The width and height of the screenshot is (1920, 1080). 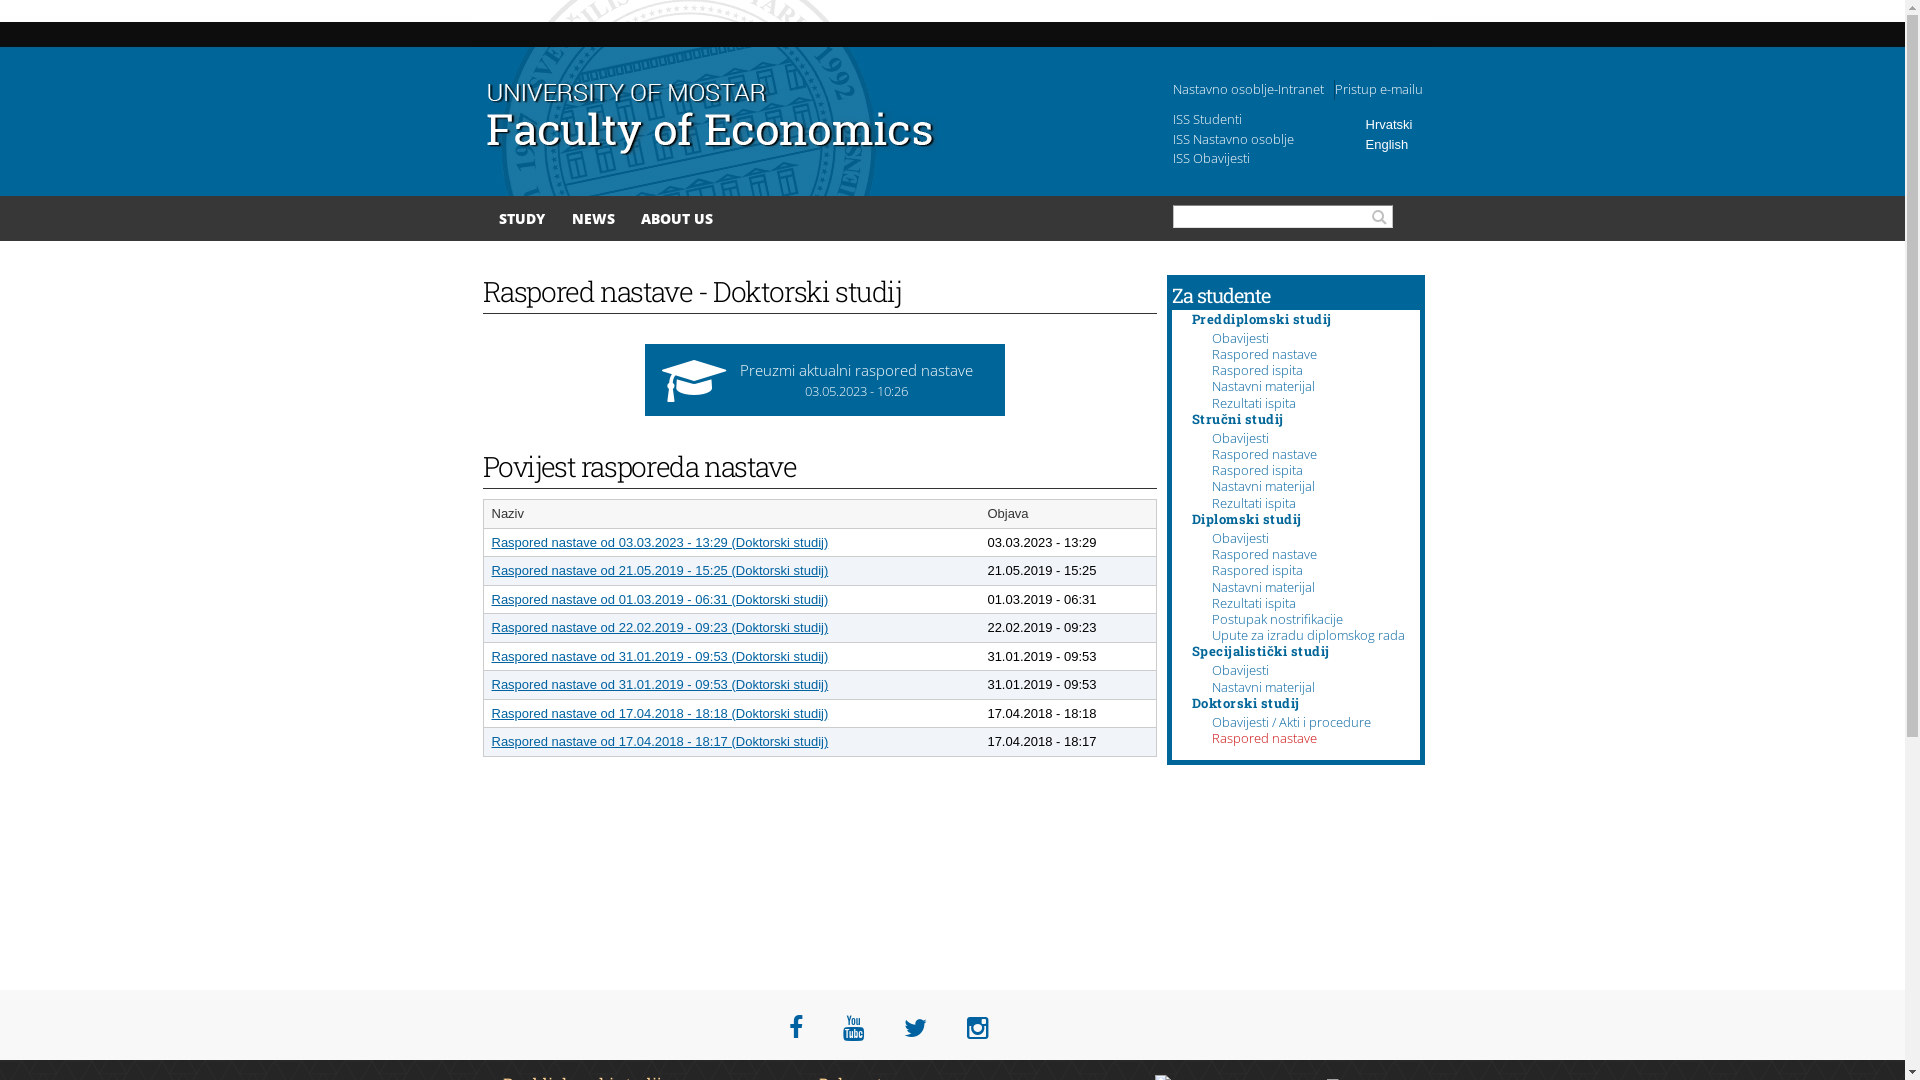 What do you see at coordinates (1172, 216) in the screenshot?
I see `'Enter the terms you wish to search for.'` at bounding box center [1172, 216].